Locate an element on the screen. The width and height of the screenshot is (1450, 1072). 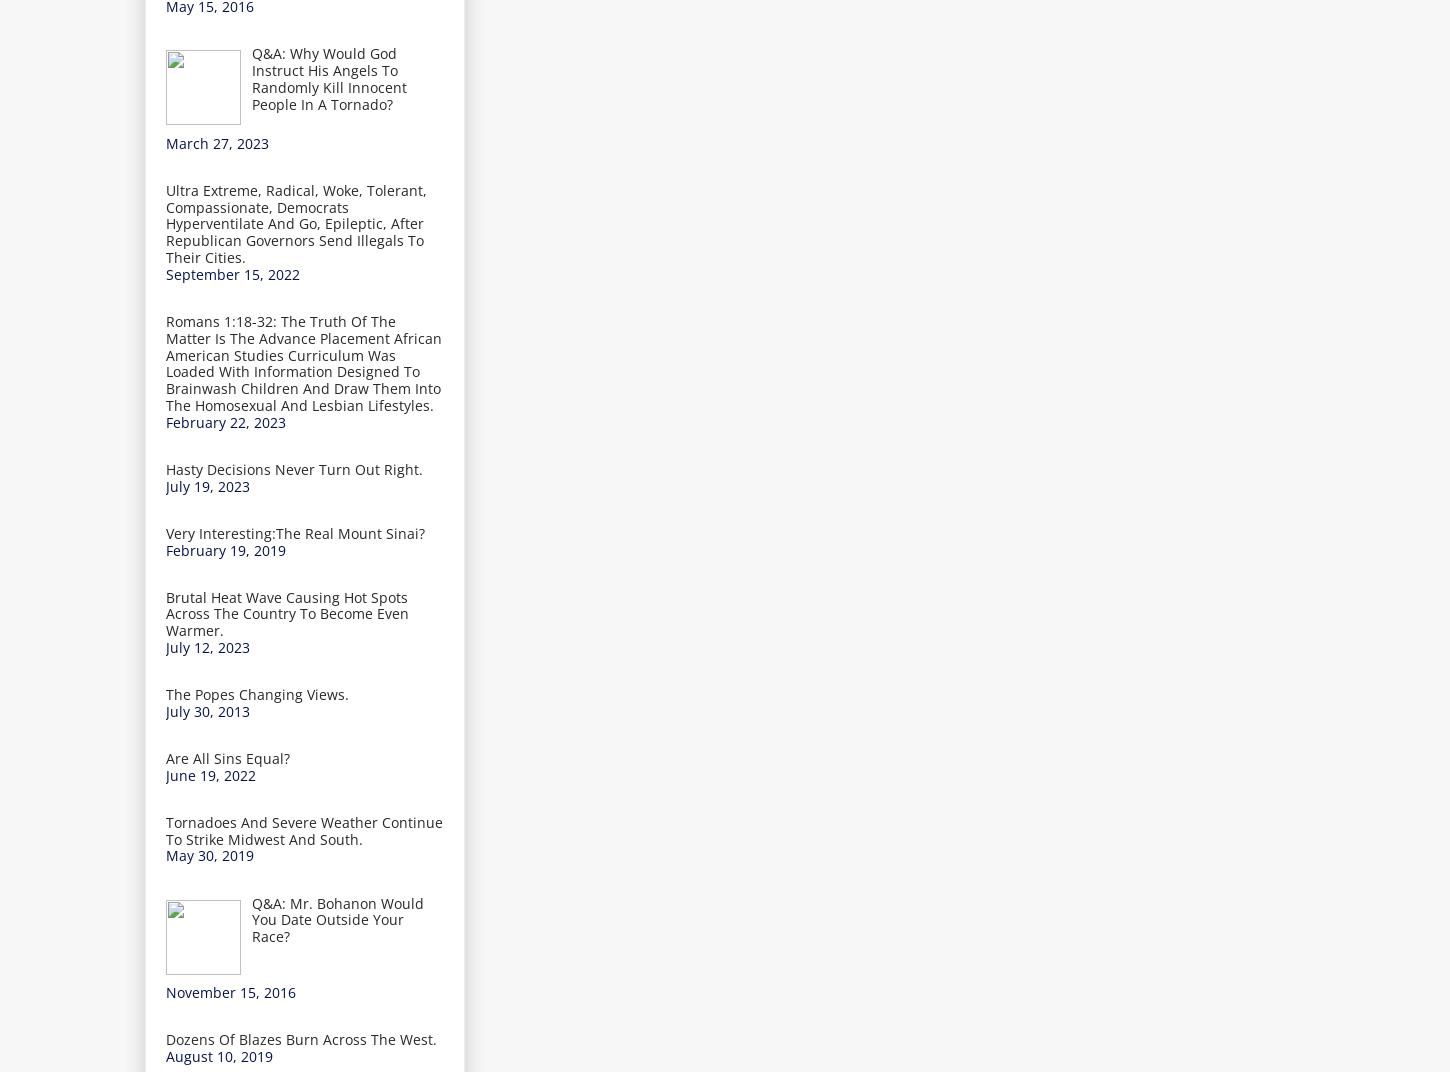
'Tornadoes And Severe Weather Continue To Strike Midwest And South.' is located at coordinates (304, 829).